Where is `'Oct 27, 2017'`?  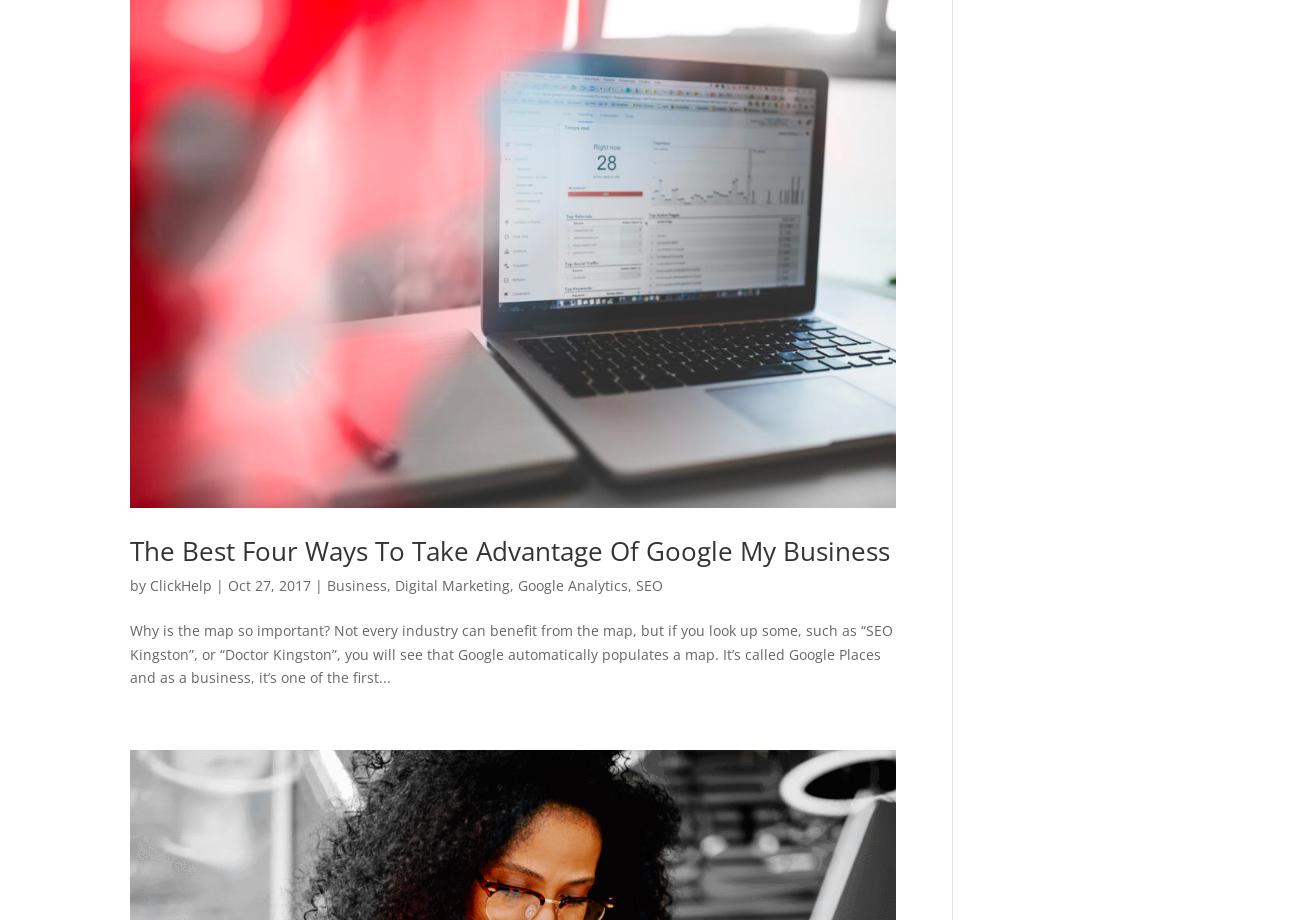
'Oct 27, 2017' is located at coordinates (268, 584).